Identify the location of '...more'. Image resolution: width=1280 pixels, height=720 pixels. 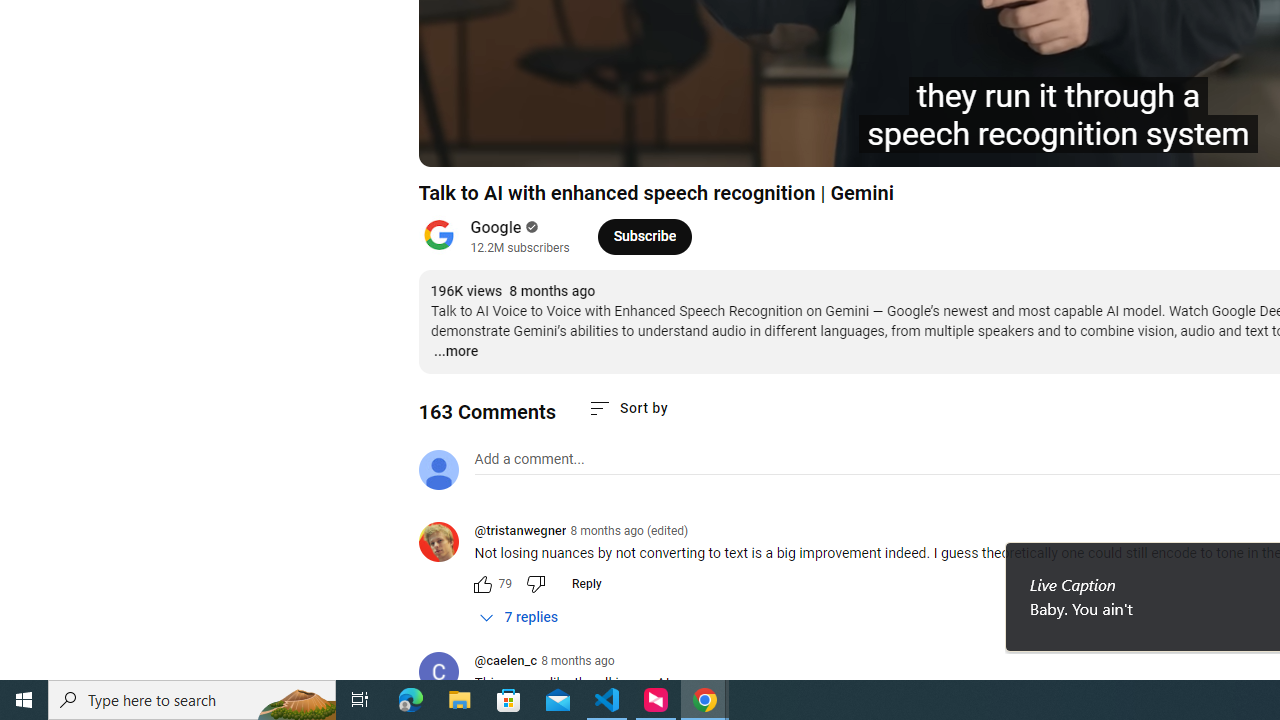
(454, 351).